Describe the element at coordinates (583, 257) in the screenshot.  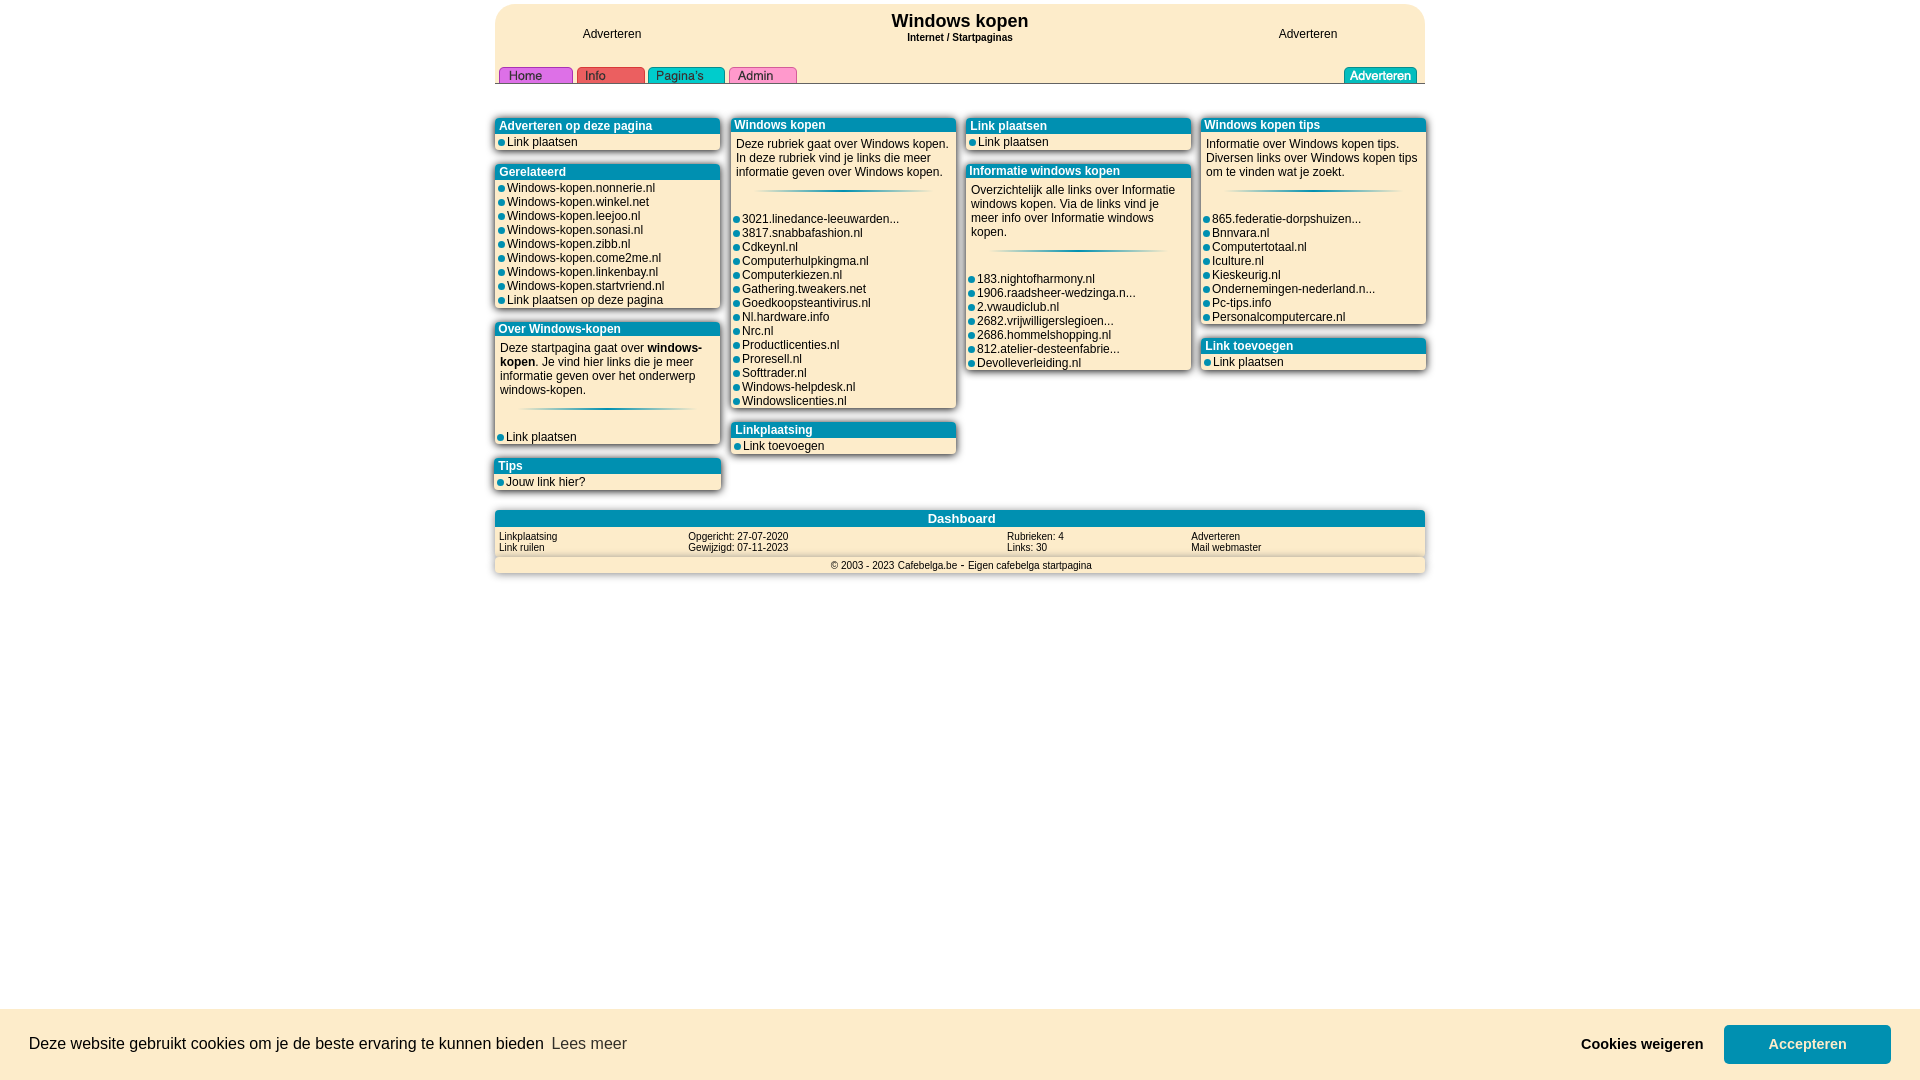
I see `'Windows-kopen.come2me.nl'` at that location.